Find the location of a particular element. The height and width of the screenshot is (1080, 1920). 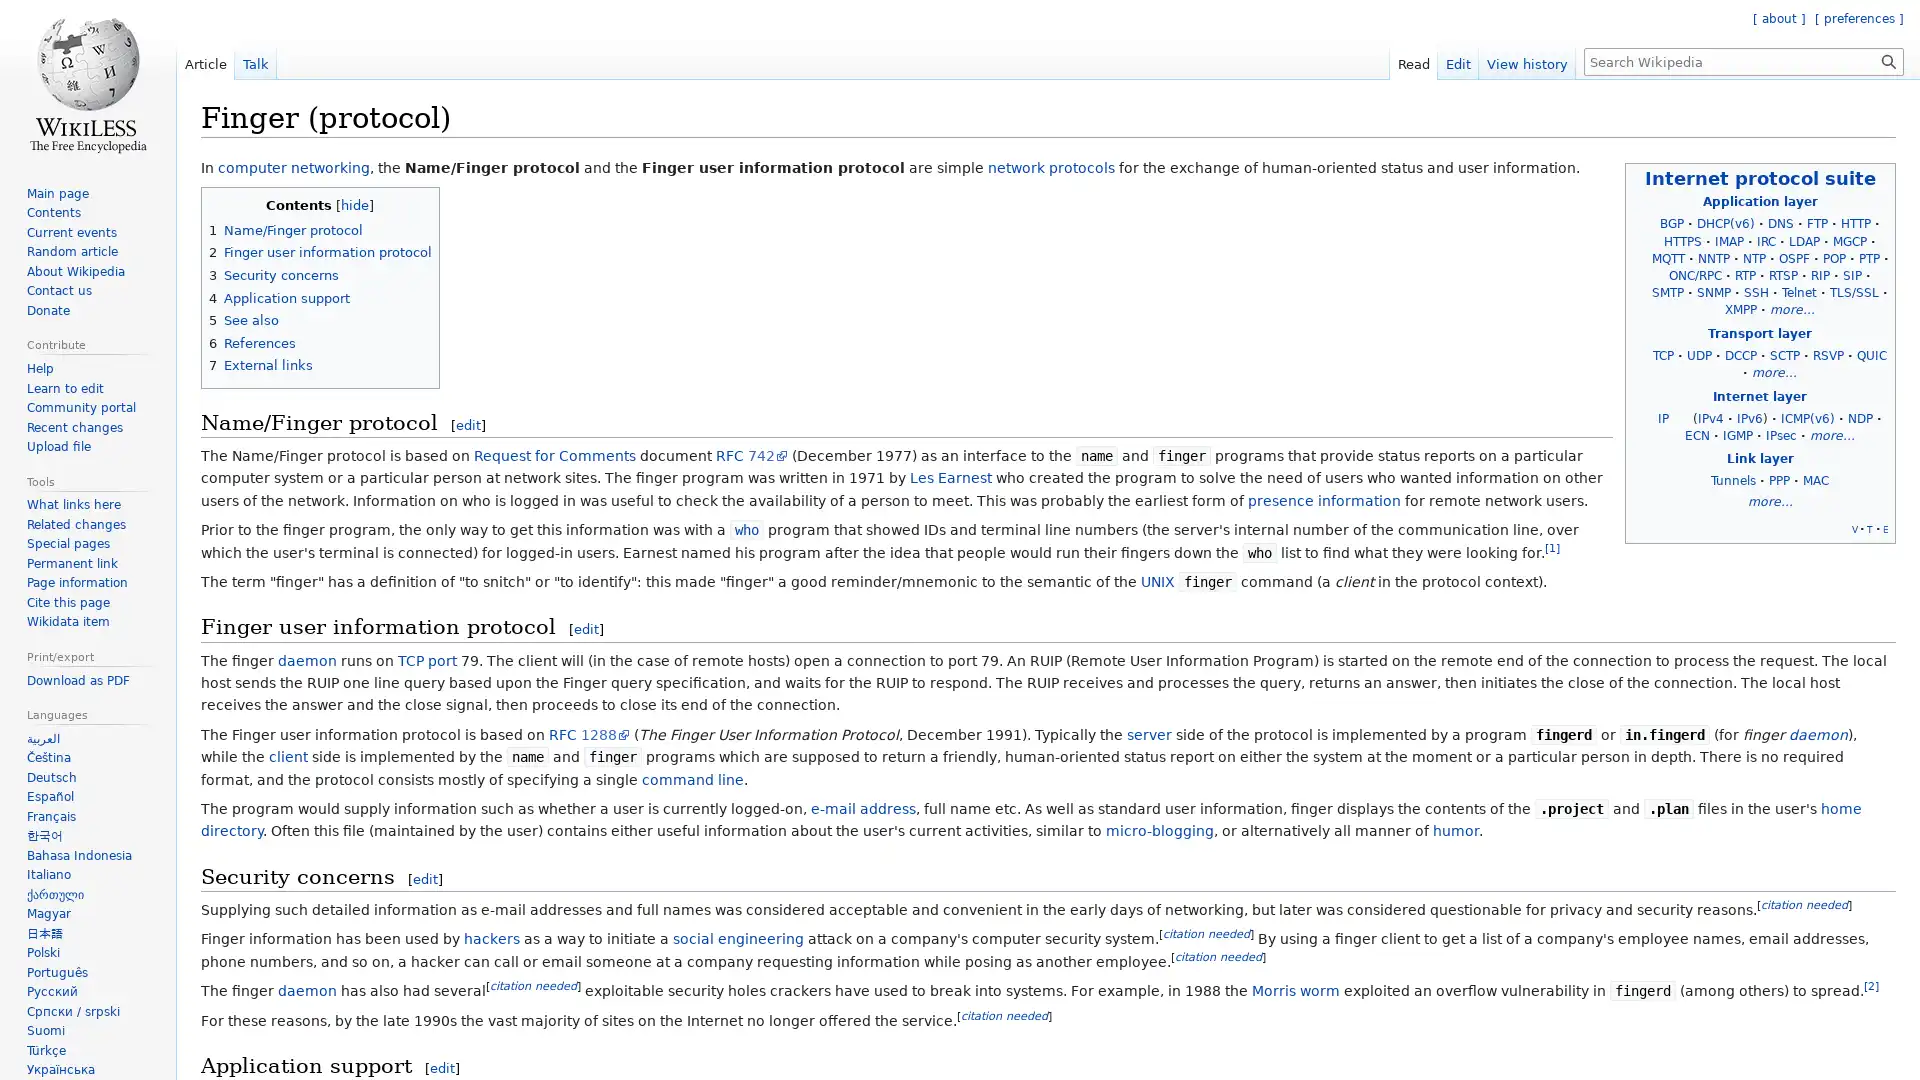

Go is located at coordinates (1888, 60).